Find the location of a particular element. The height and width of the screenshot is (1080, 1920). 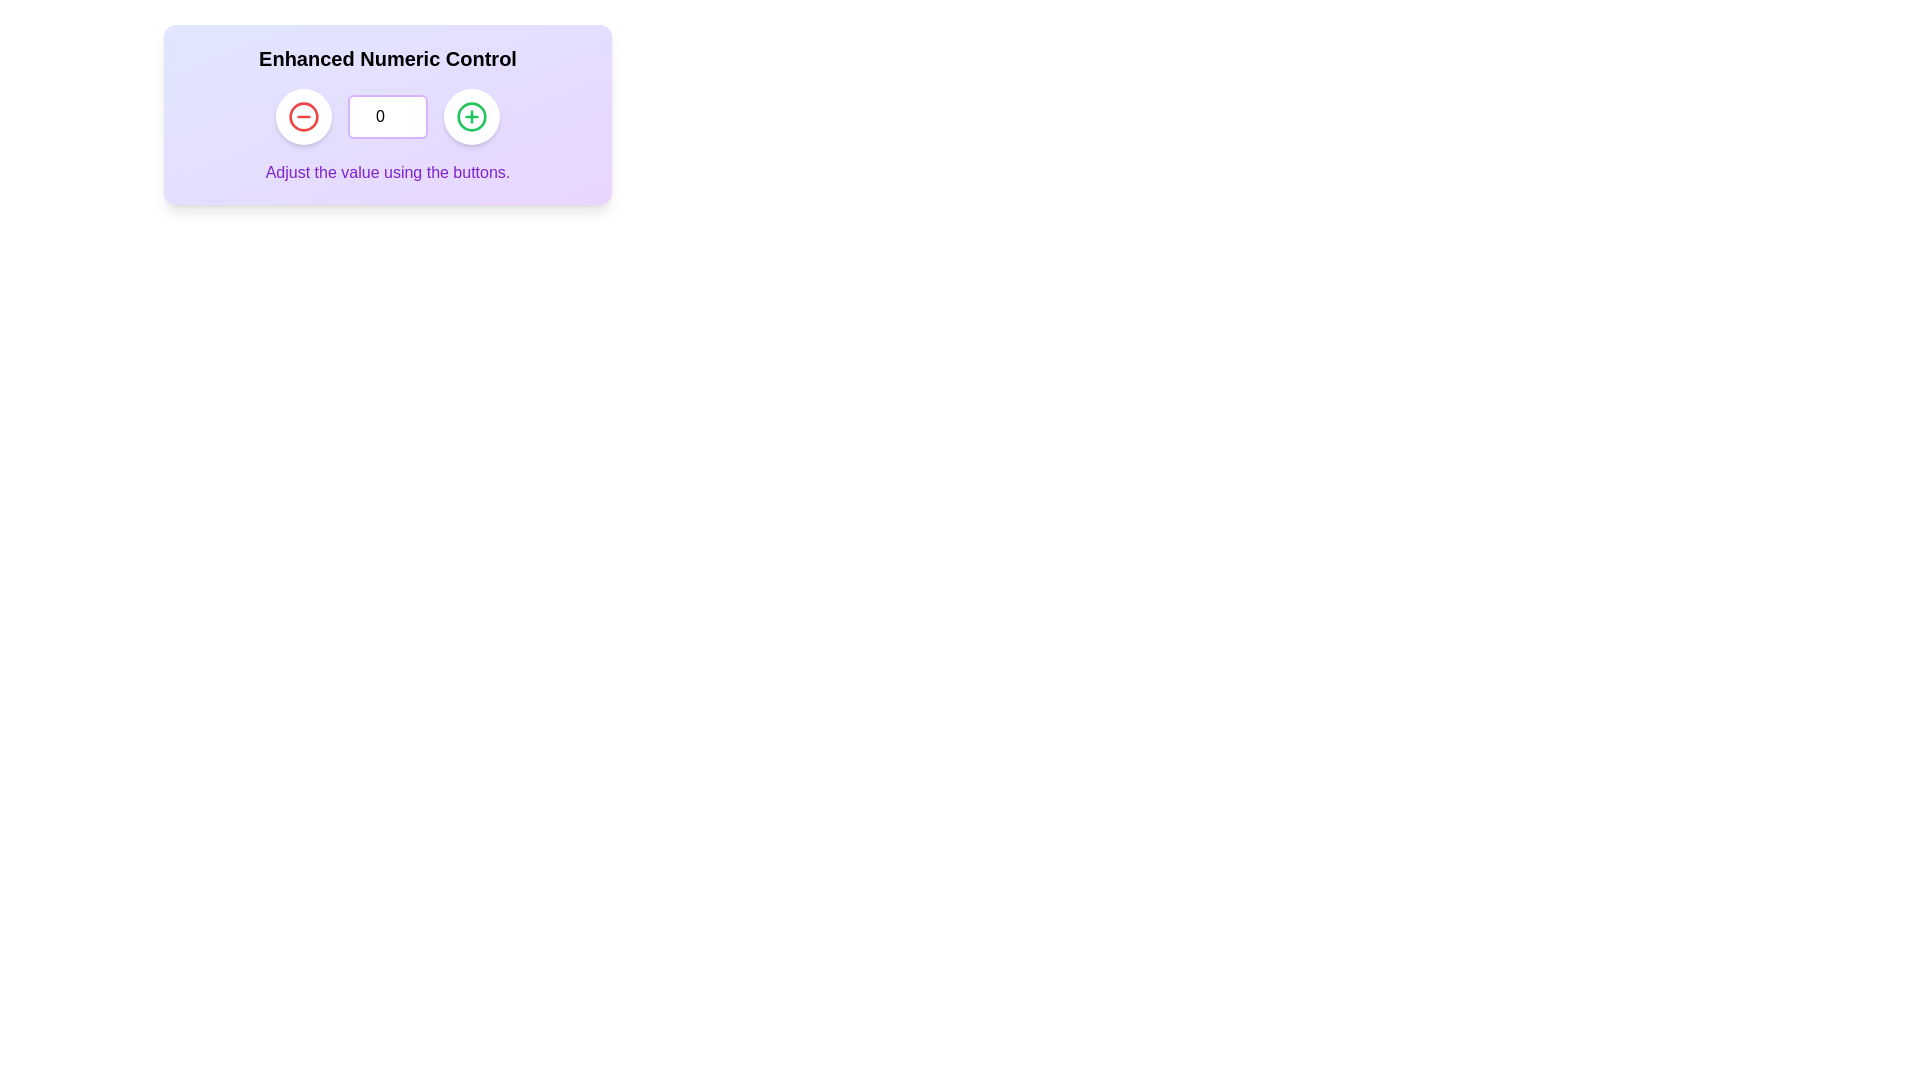

the small rectangular text input field with a white background and purple border, located centrally between a red minus button and a green plus button to focus on it is located at coordinates (388, 116).